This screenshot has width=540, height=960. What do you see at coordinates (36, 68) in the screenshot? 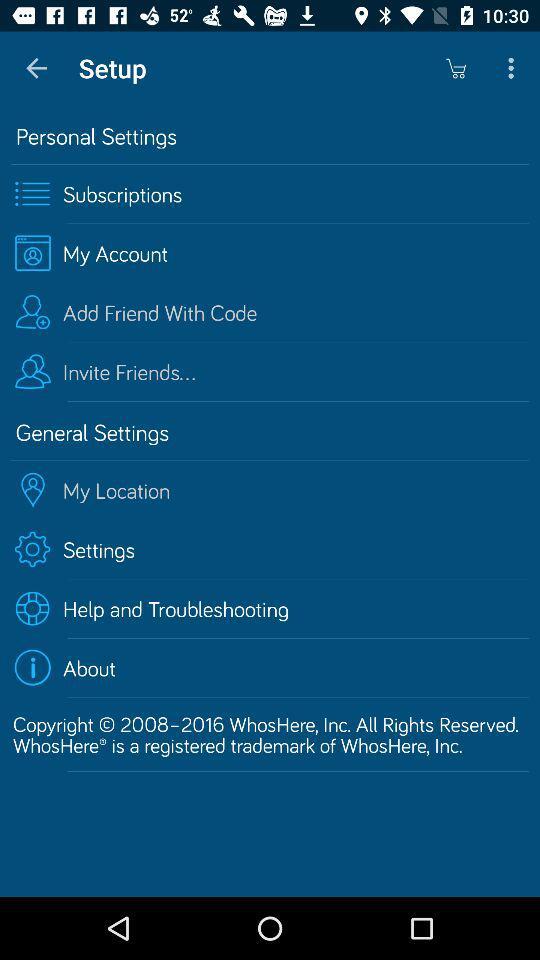
I see `the icon above personal settings` at bounding box center [36, 68].